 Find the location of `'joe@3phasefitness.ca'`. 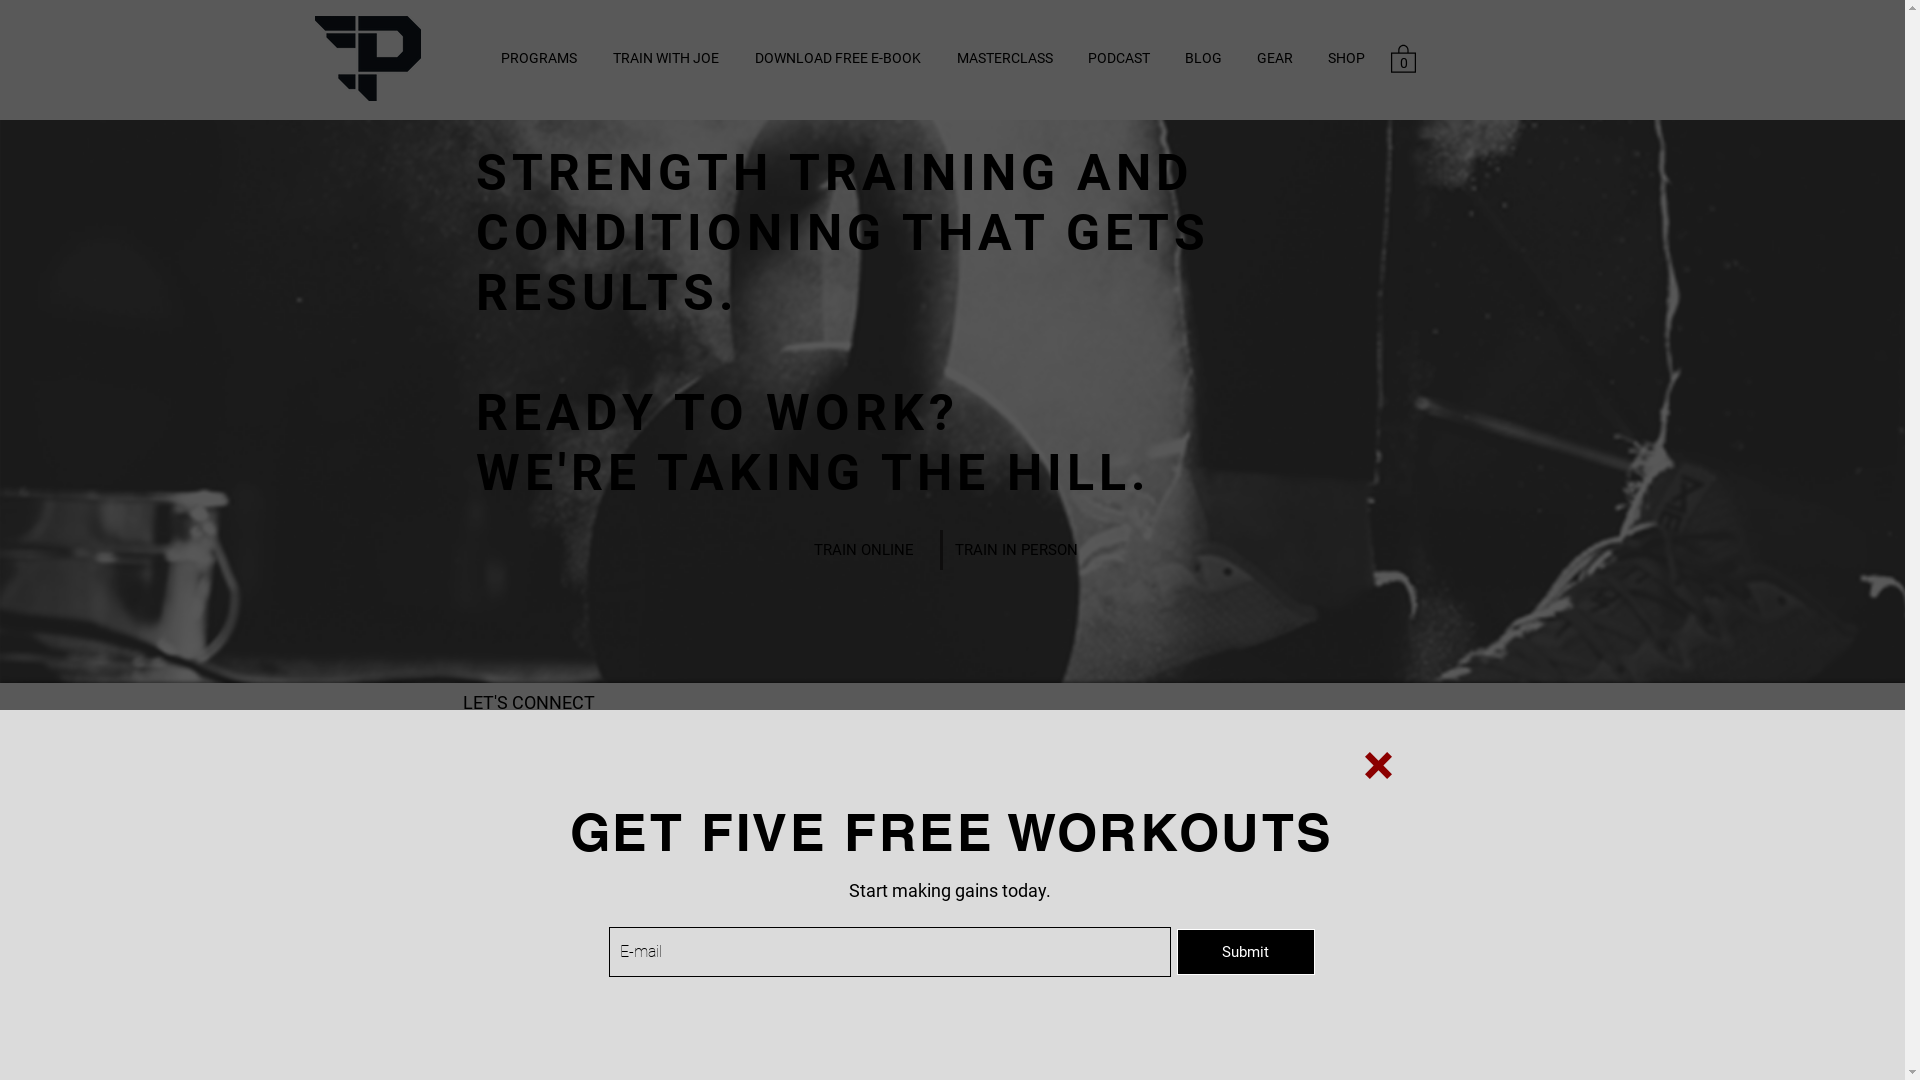

'joe@3phasefitness.ca' is located at coordinates (531, 782).